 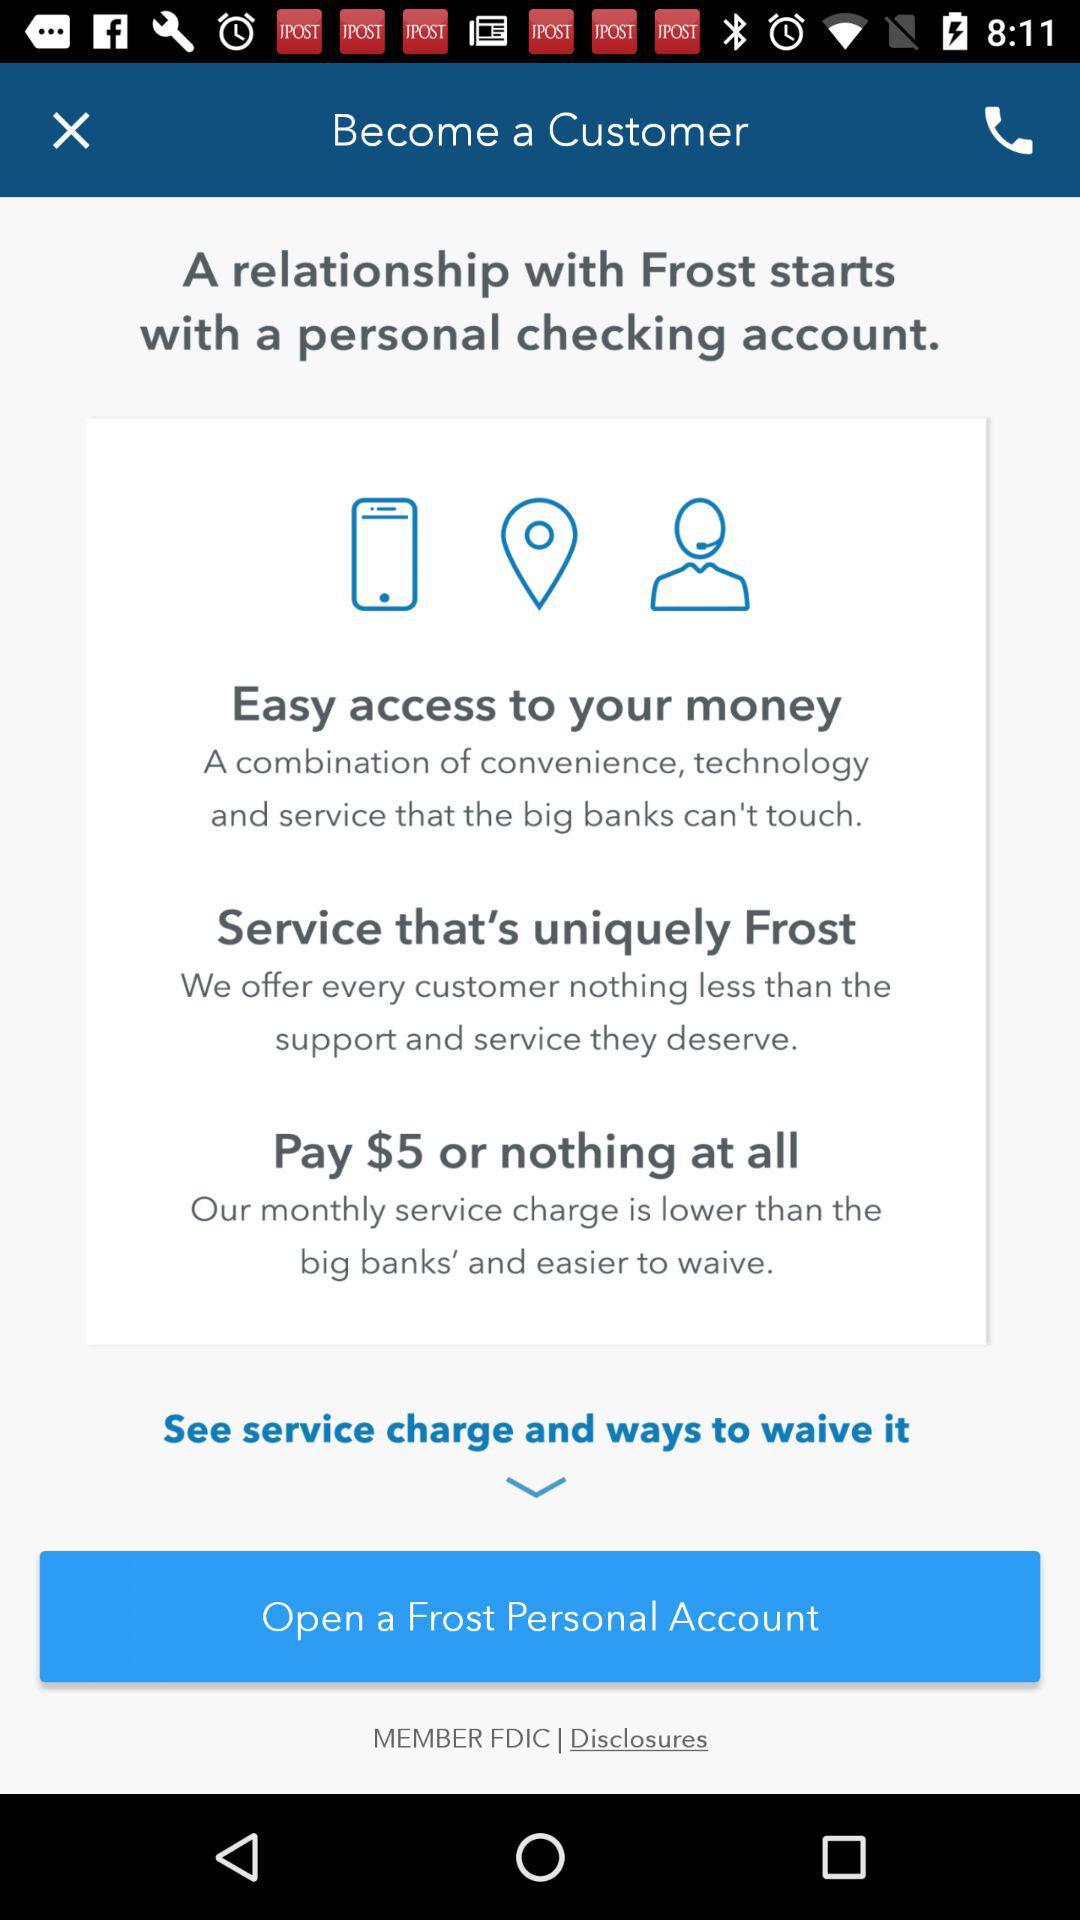 What do you see at coordinates (540, 1756) in the screenshot?
I see `the member fdic | disclosures icon` at bounding box center [540, 1756].